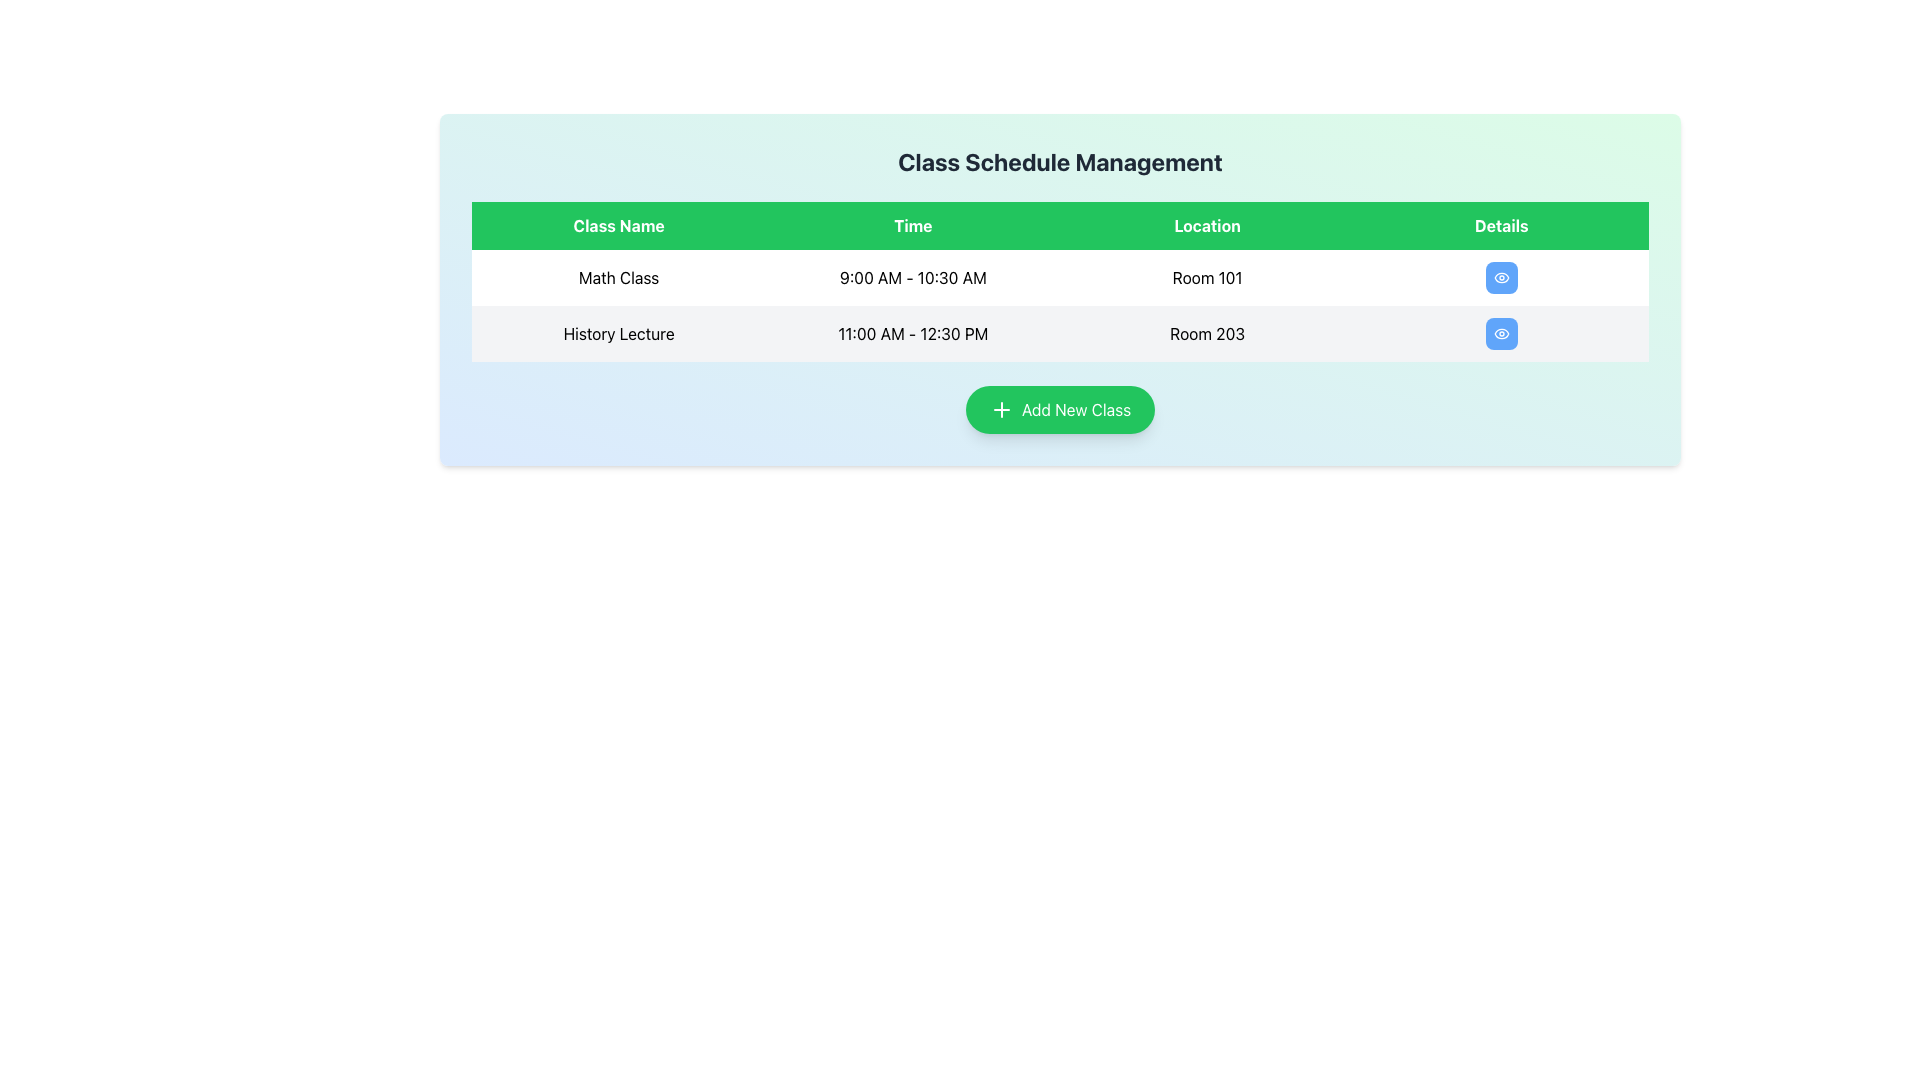  I want to click on the eye-shaped icon in the 'Details' column of the 'Class Schedule Management' table, specifically in the second row for the 'History Lecture' entry, so click(1501, 277).